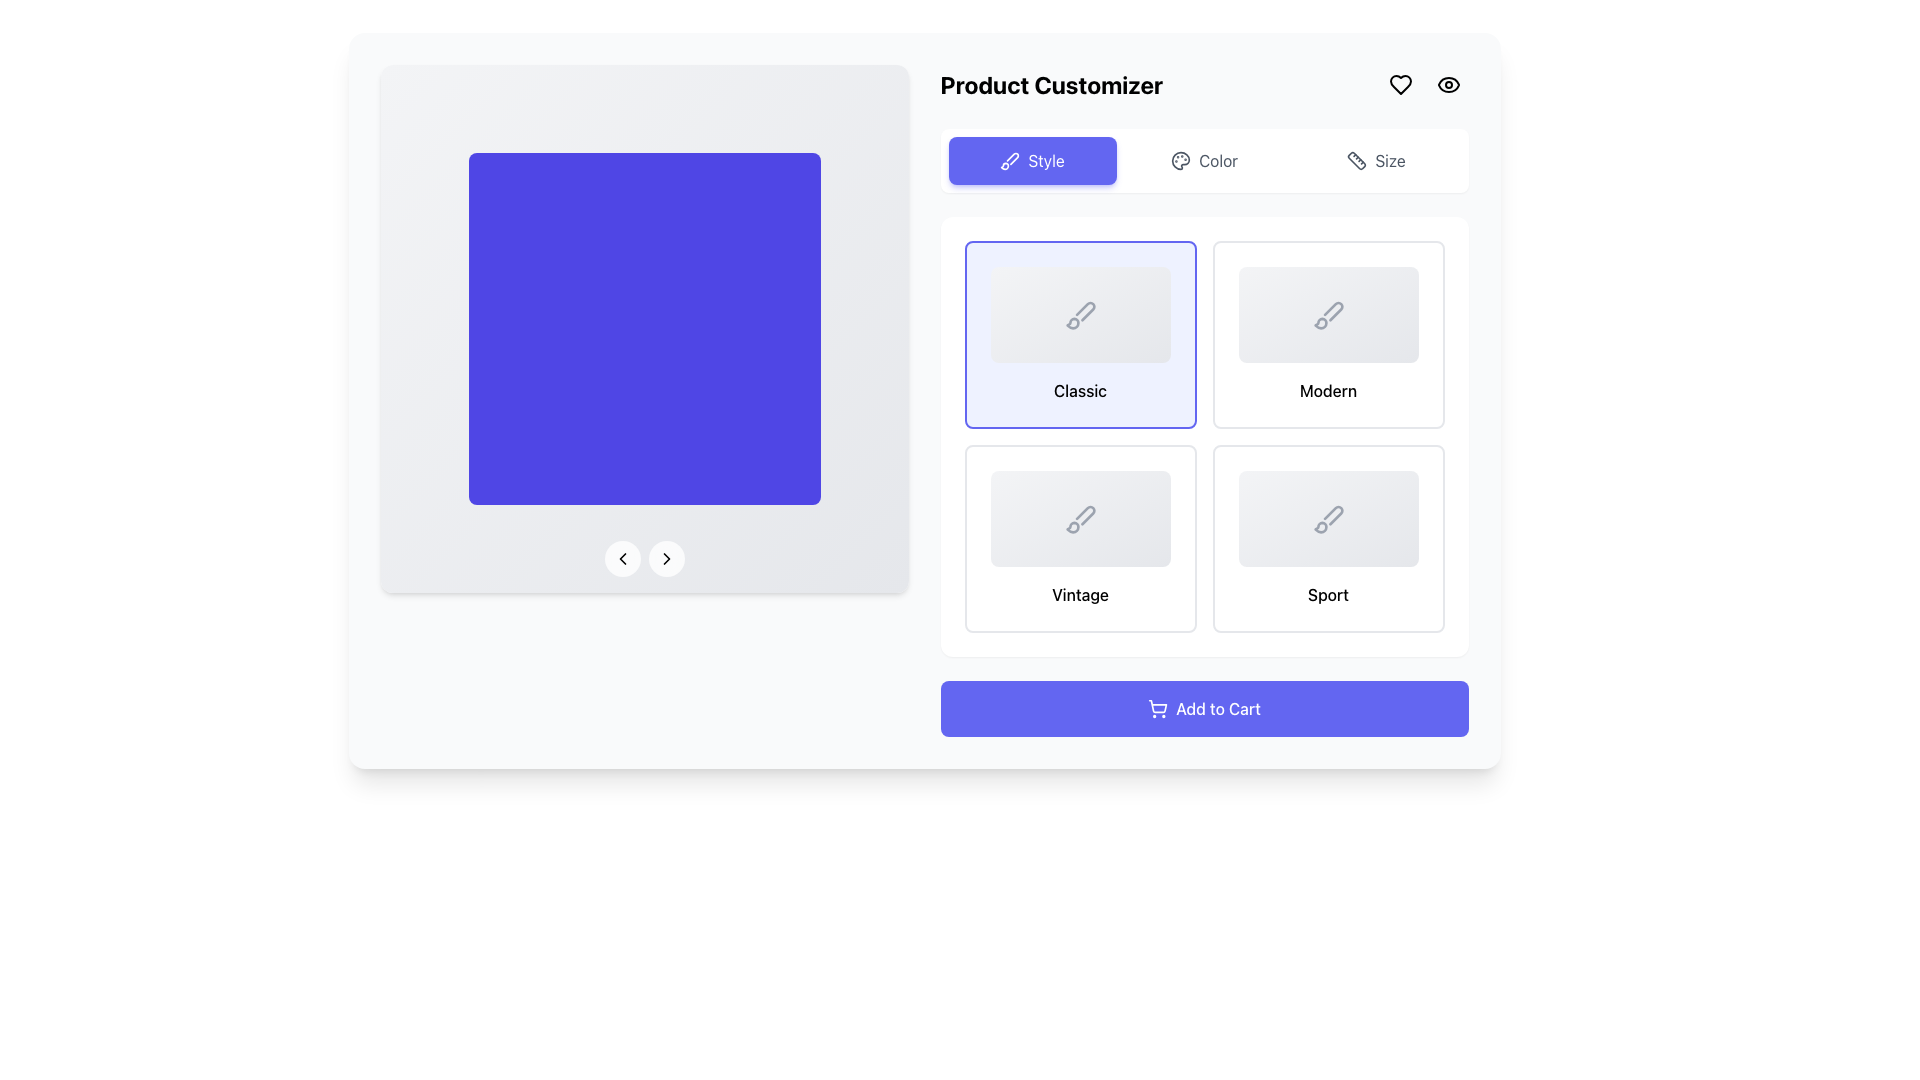 This screenshot has height=1080, width=1920. I want to click on the 'Modern' text label, so click(1328, 390).